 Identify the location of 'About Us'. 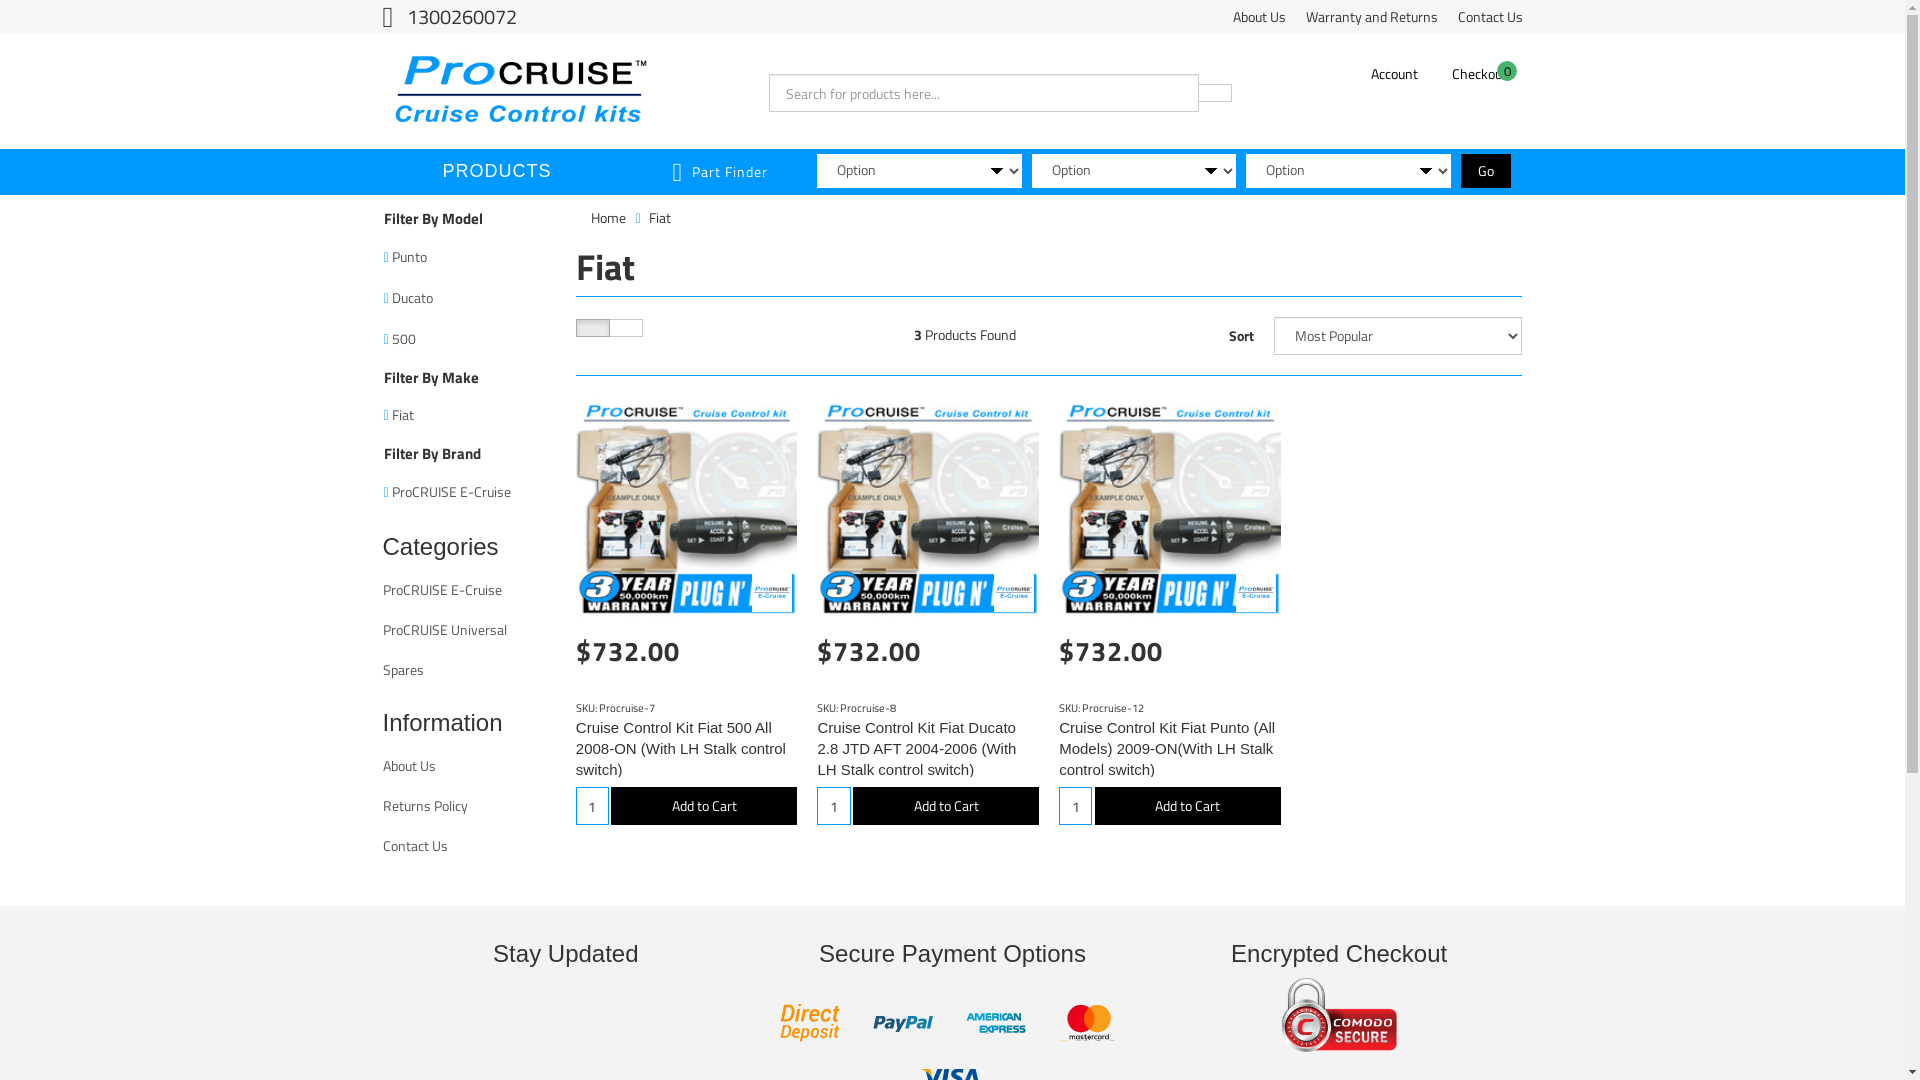
(1231, 16).